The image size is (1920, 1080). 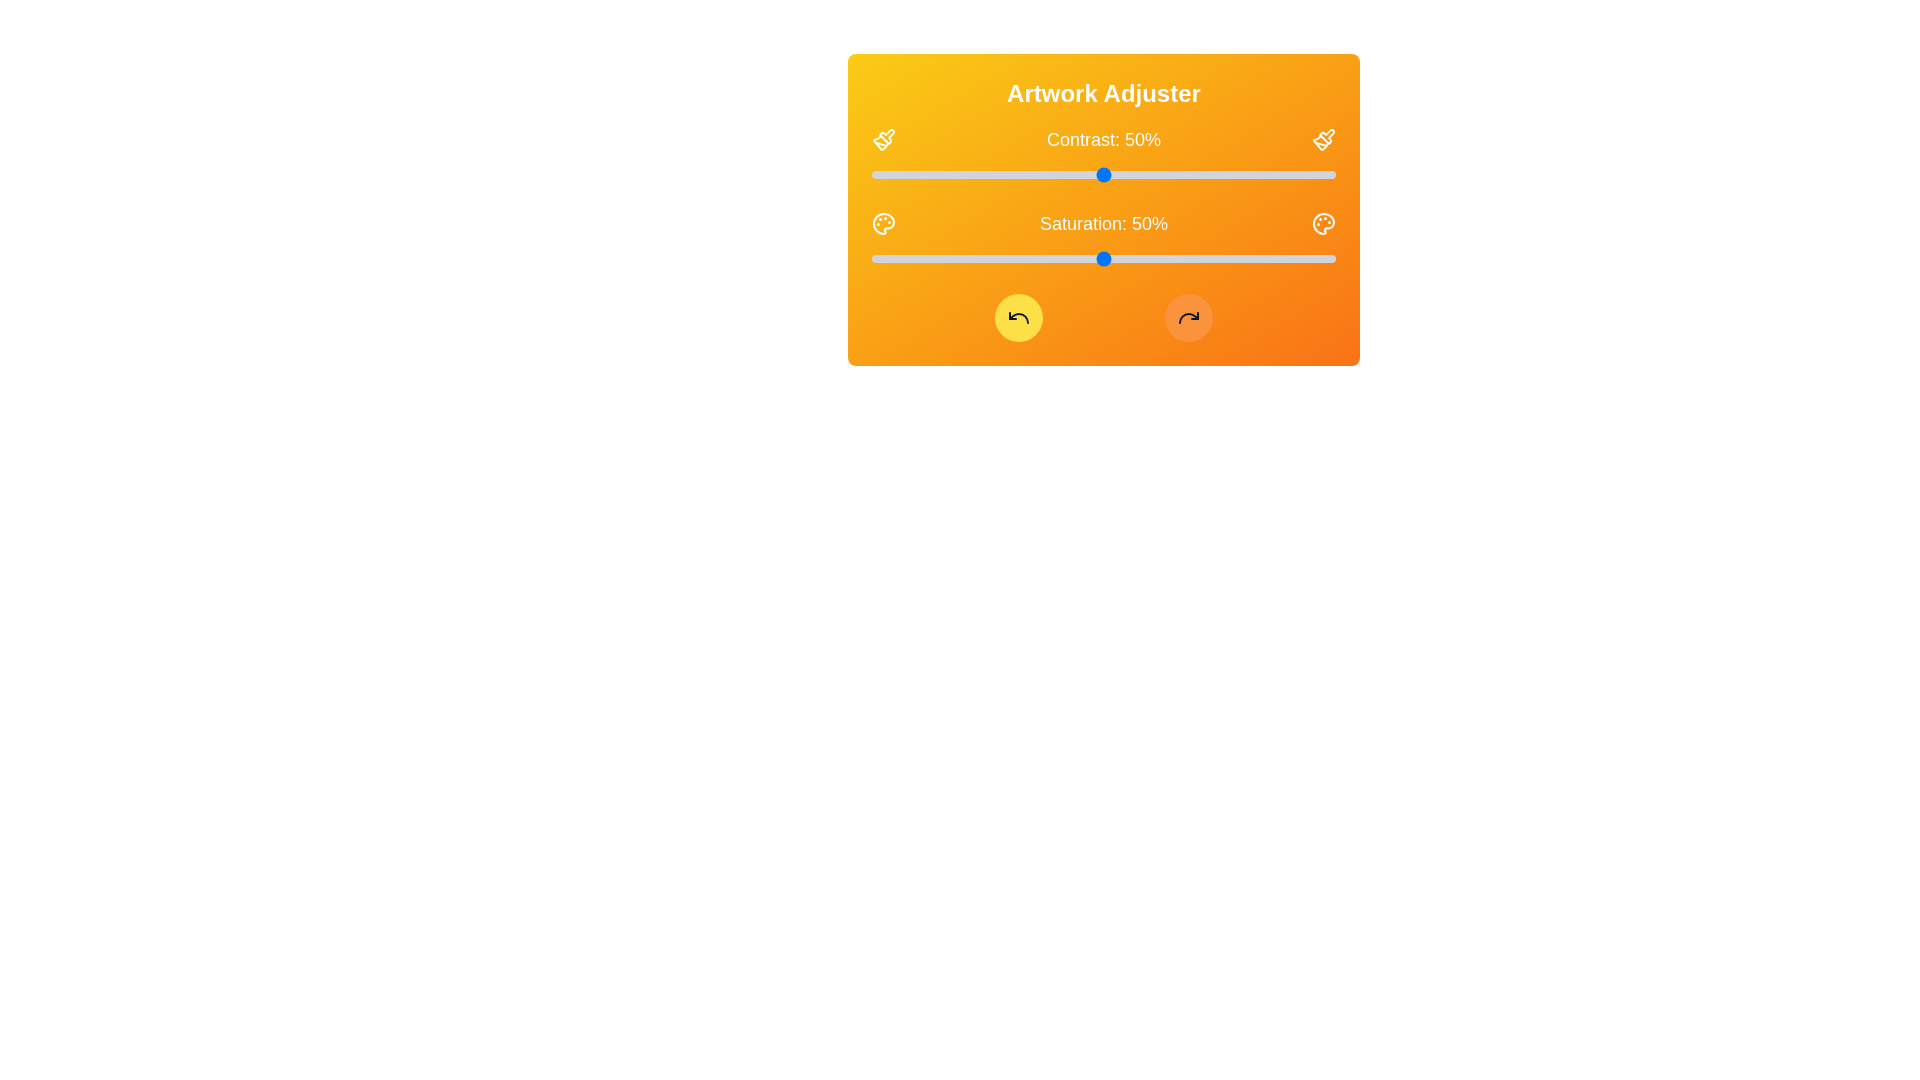 What do you see at coordinates (1018, 316) in the screenshot?
I see `undo button to revert the changes` at bounding box center [1018, 316].